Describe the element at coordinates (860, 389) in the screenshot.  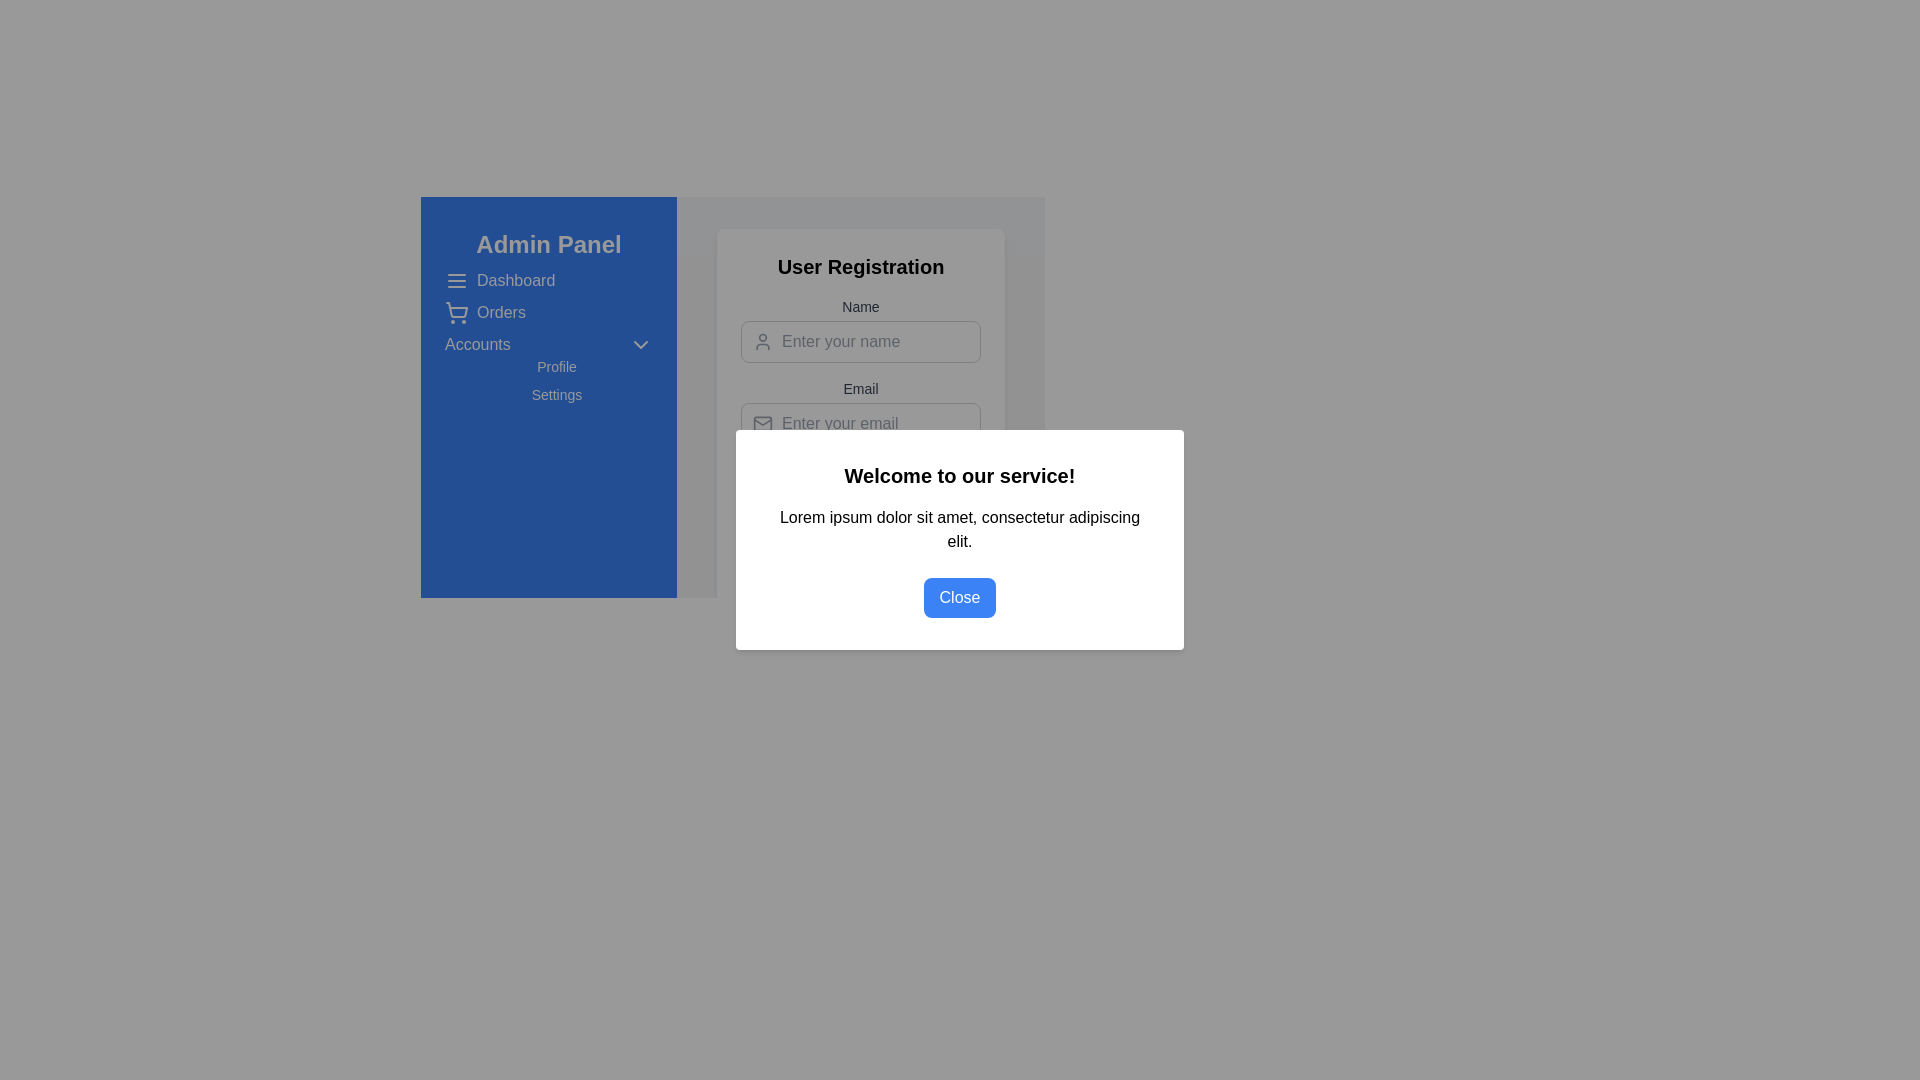
I see `the Text label that indicates the purpose of the email input field in the 'User Registration' form` at that location.